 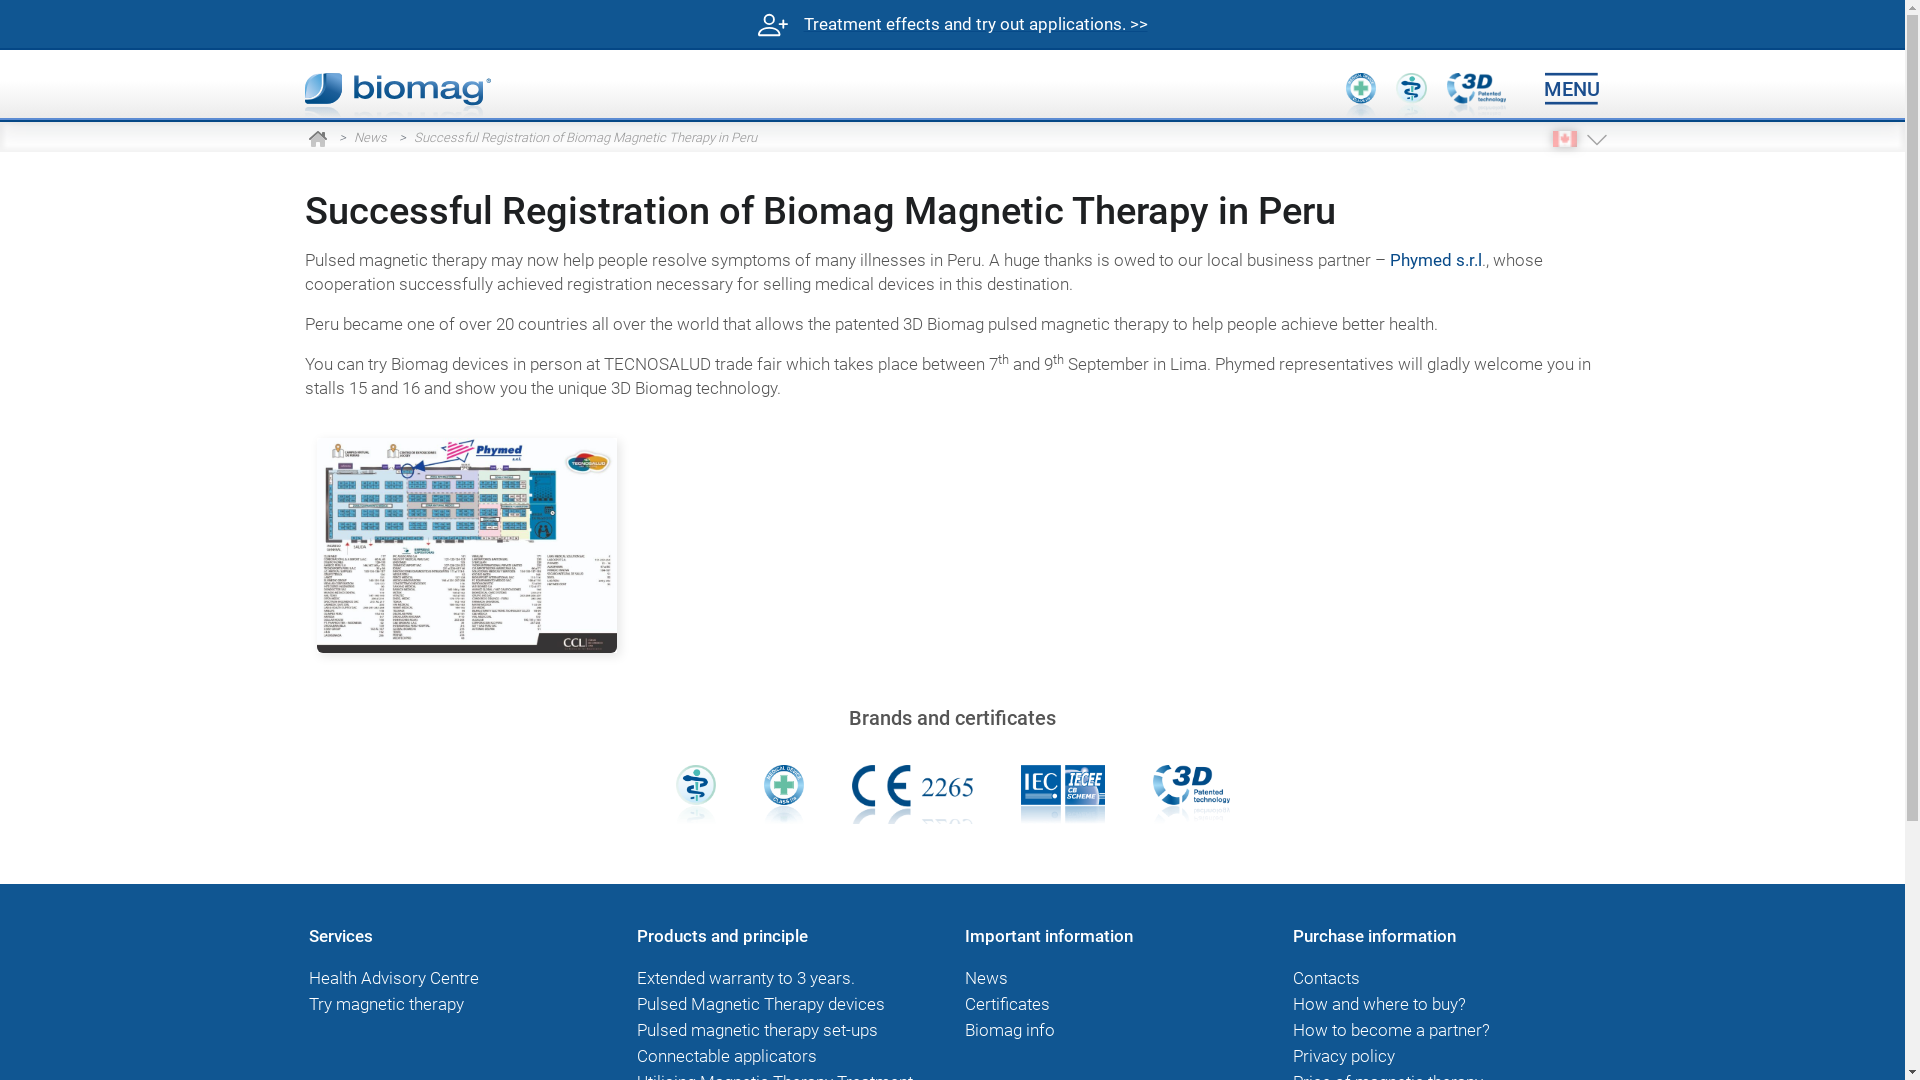 What do you see at coordinates (1389, 1029) in the screenshot?
I see `'How to become a partner?'` at bounding box center [1389, 1029].